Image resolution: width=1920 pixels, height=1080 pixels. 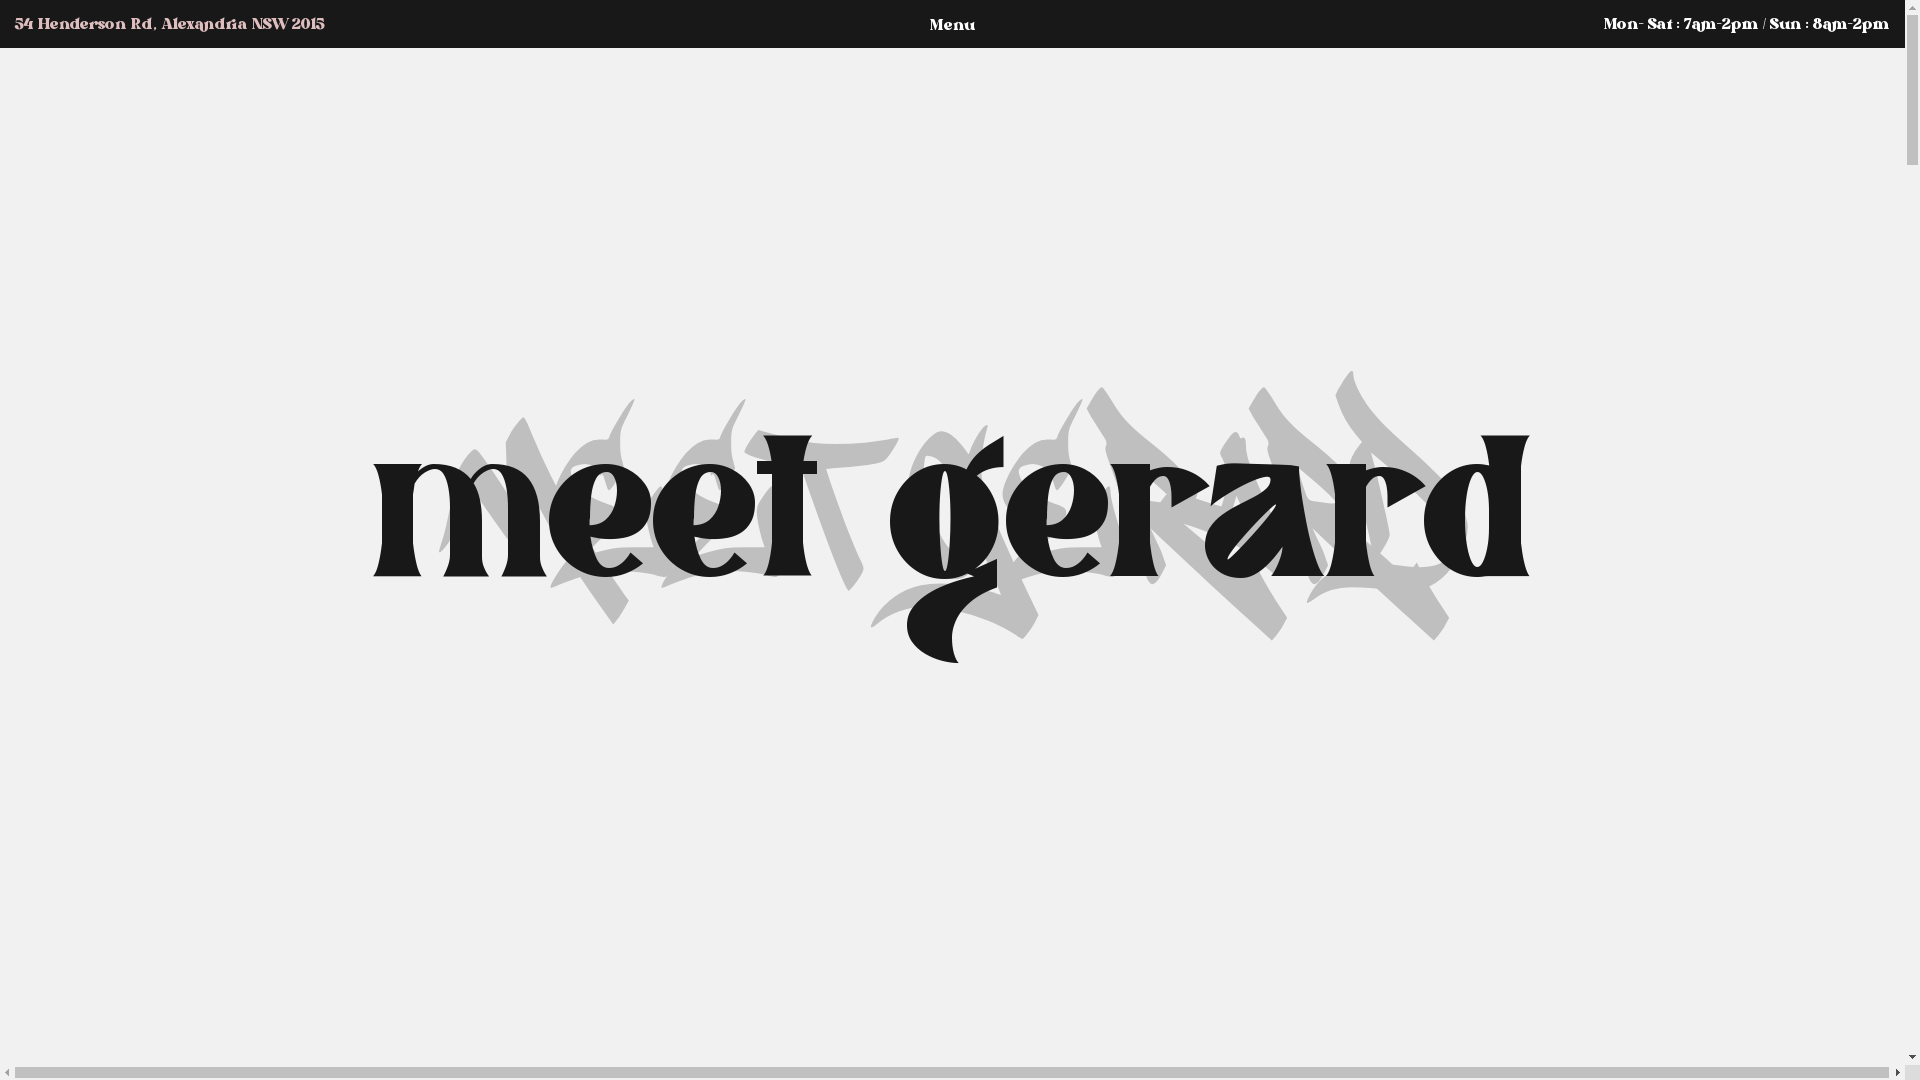 What do you see at coordinates (854, 26) in the screenshot?
I see `'Menu'` at bounding box center [854, 26].